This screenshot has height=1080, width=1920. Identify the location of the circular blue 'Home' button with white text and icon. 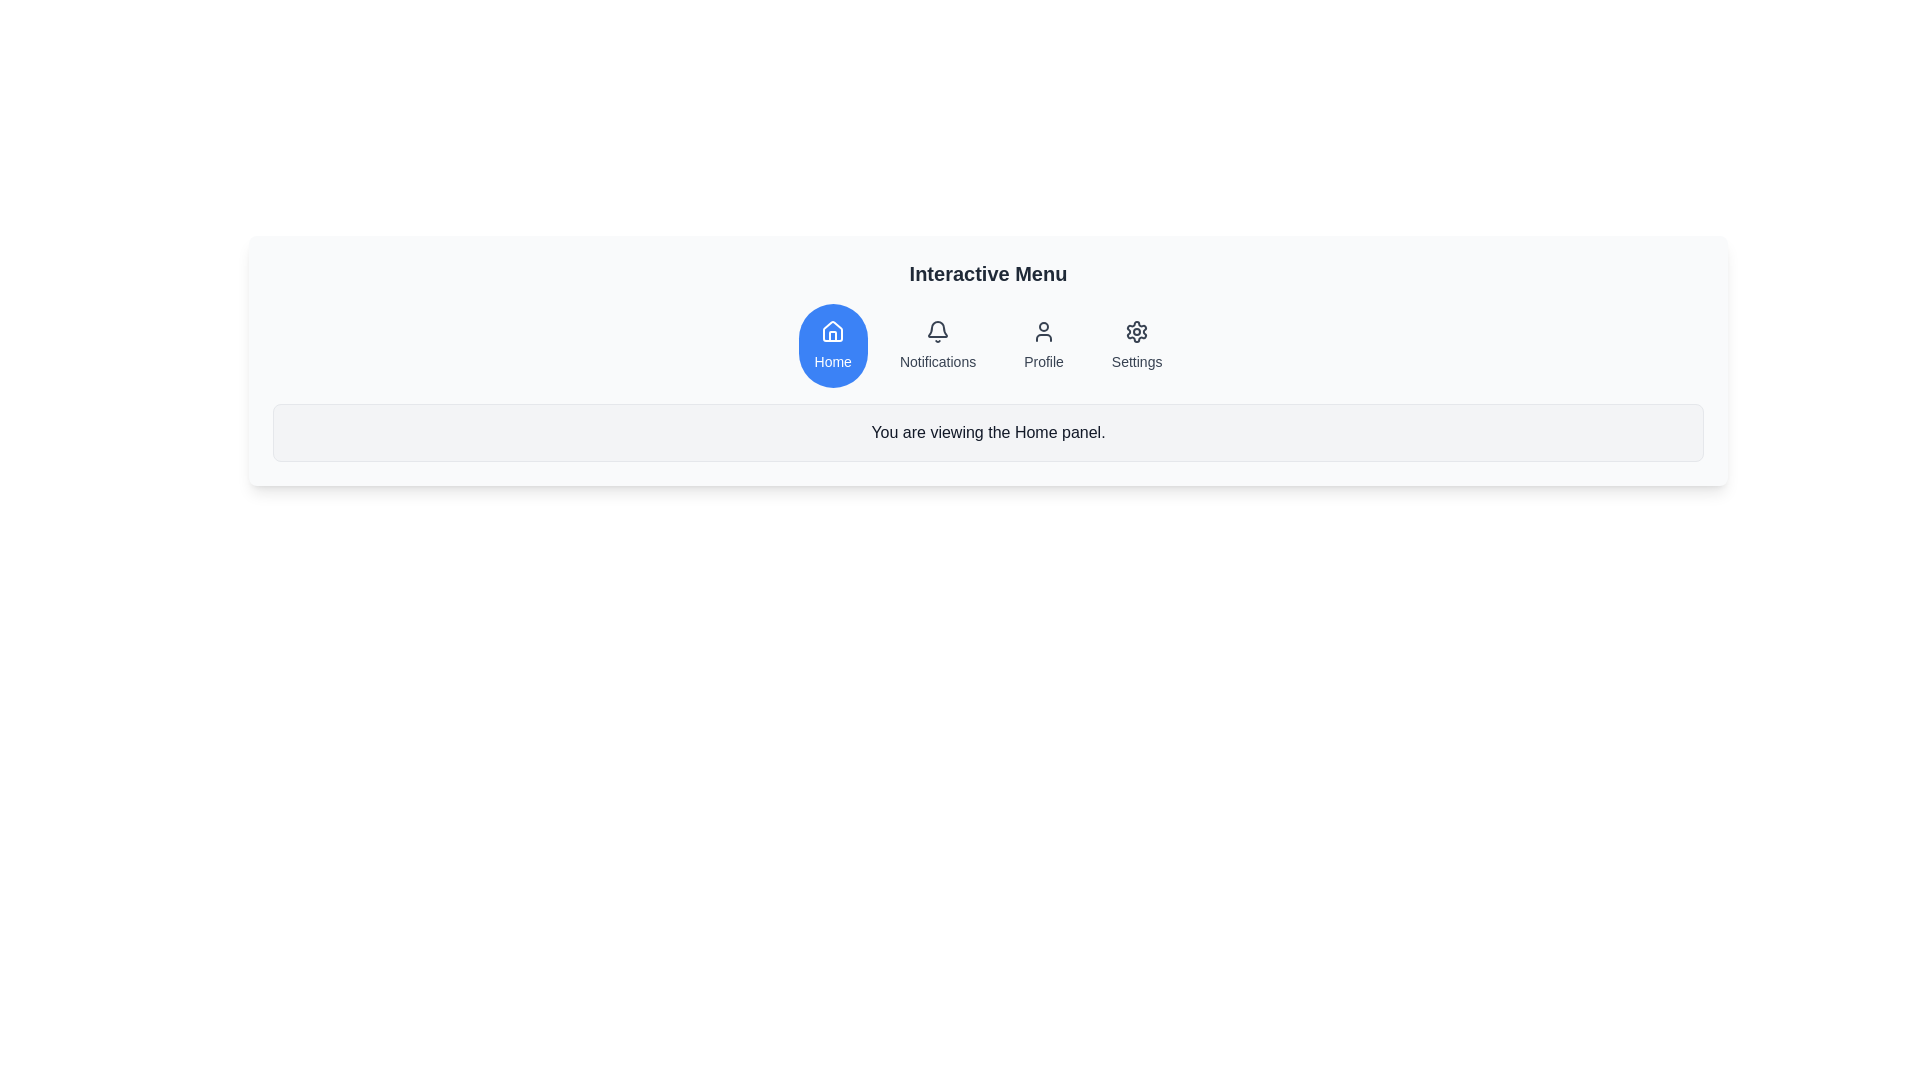
(833, 345).